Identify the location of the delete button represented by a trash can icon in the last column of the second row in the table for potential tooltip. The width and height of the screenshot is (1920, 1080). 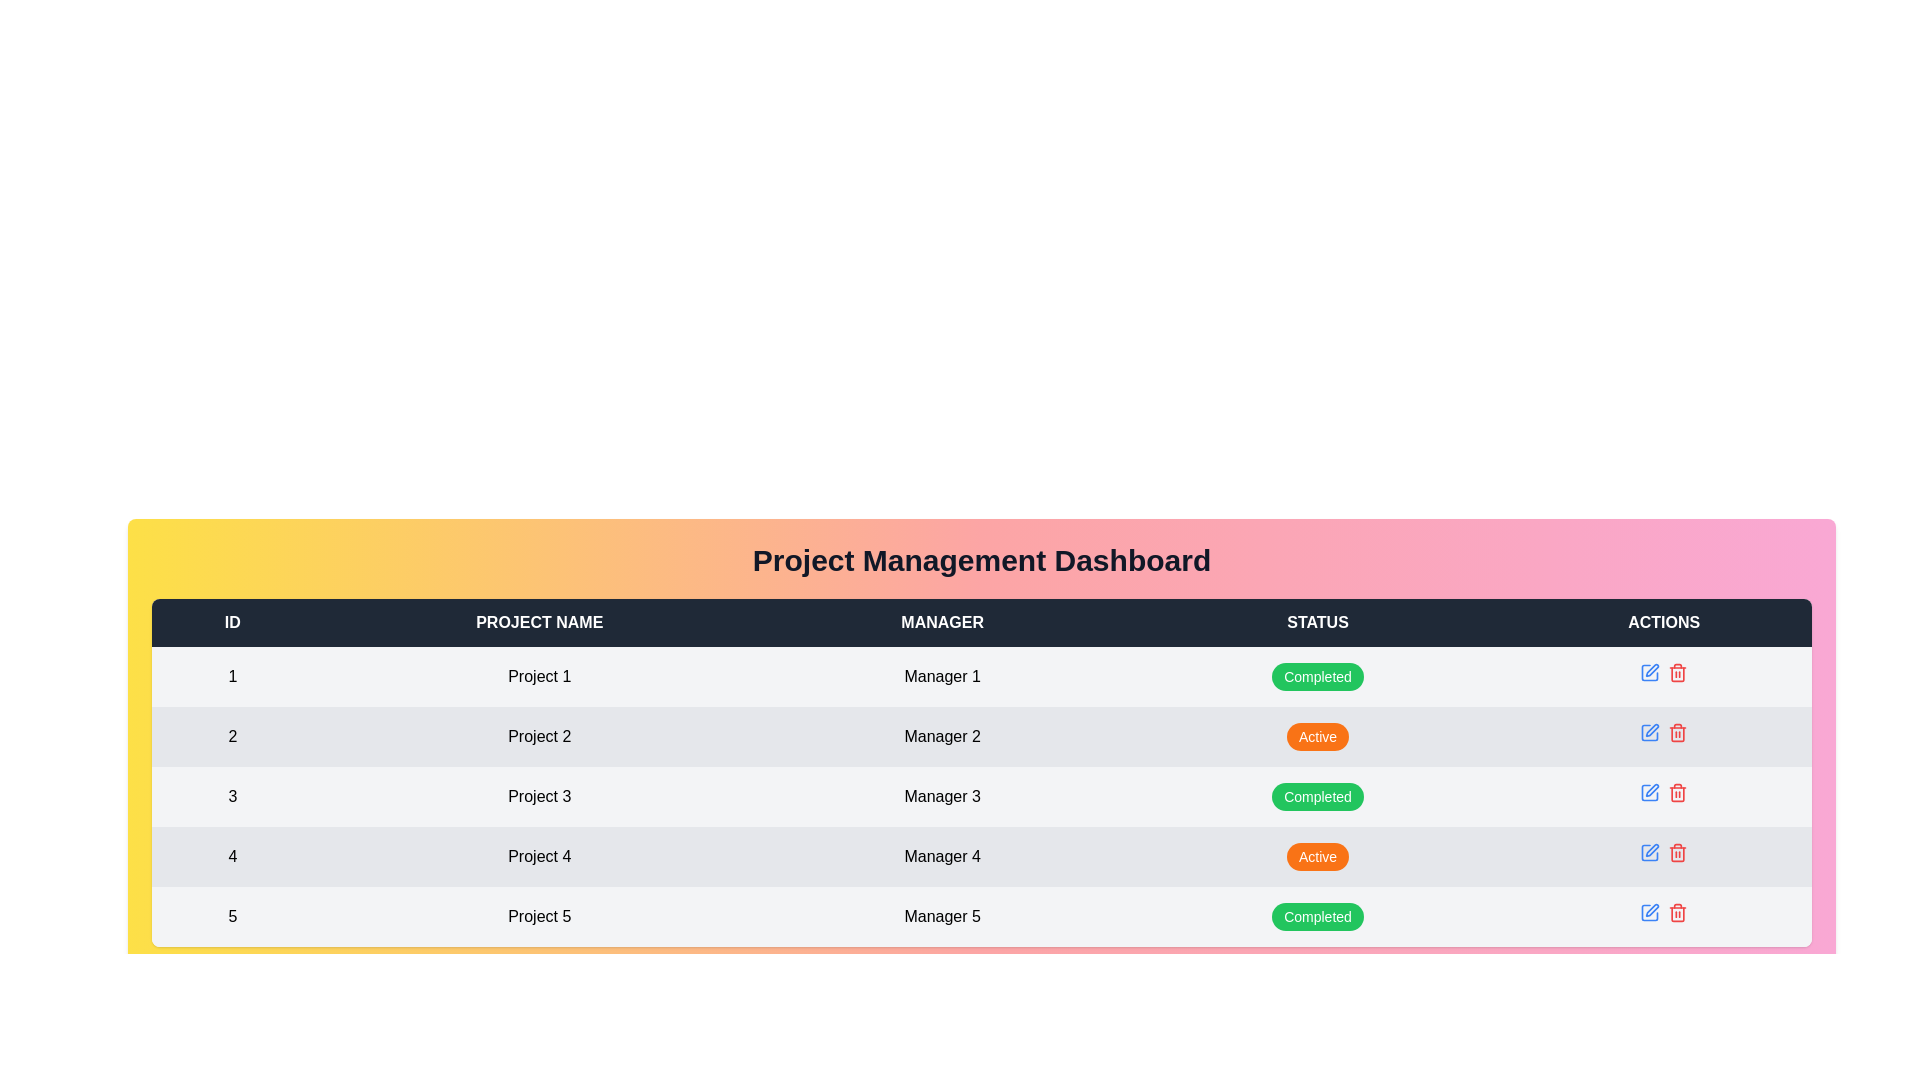
(1678, 672).